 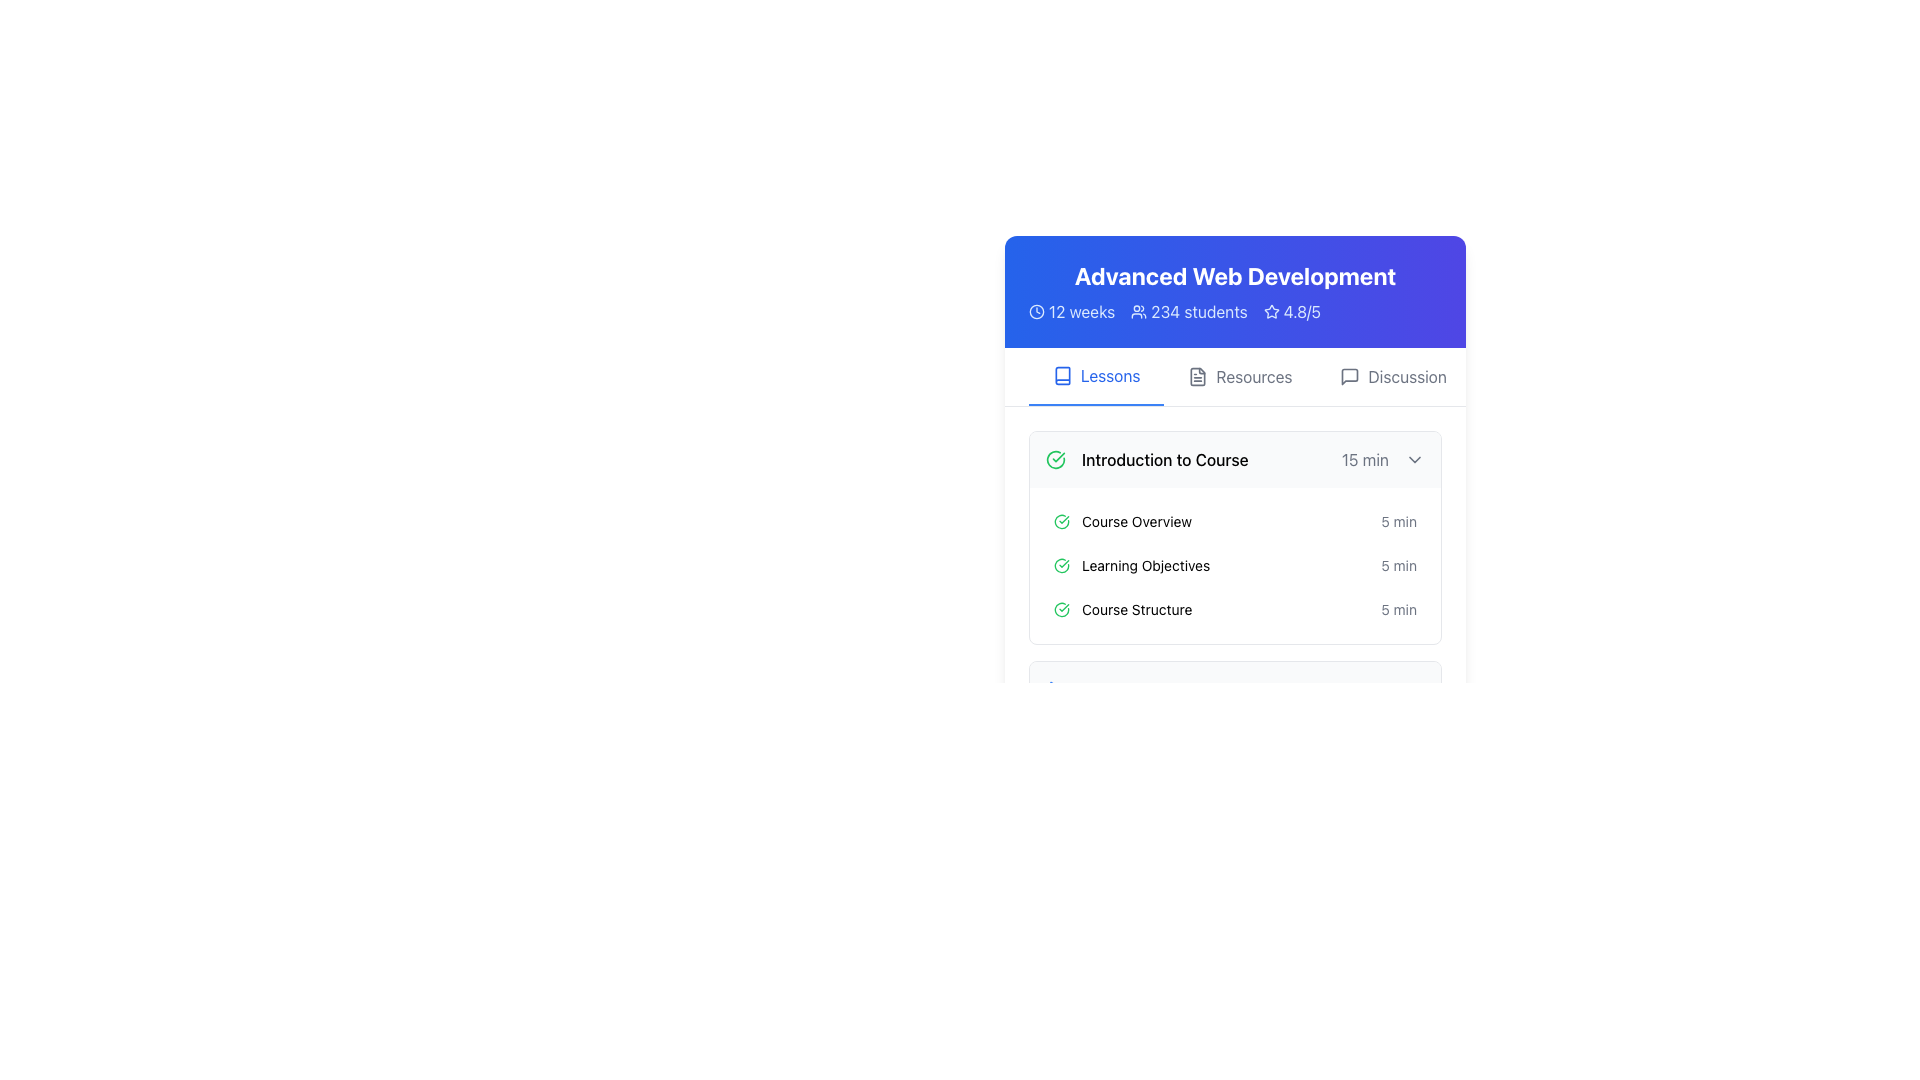 What do you see at coordinates (1137, 520) in the screenshot?
I see `text content of the Text Label located in the 'Advanced Web Development' course interface under the 'Introduction to Course' header, positioned on the left-hand side next to a green checkmark icon` at bounding box center [1137, 520].